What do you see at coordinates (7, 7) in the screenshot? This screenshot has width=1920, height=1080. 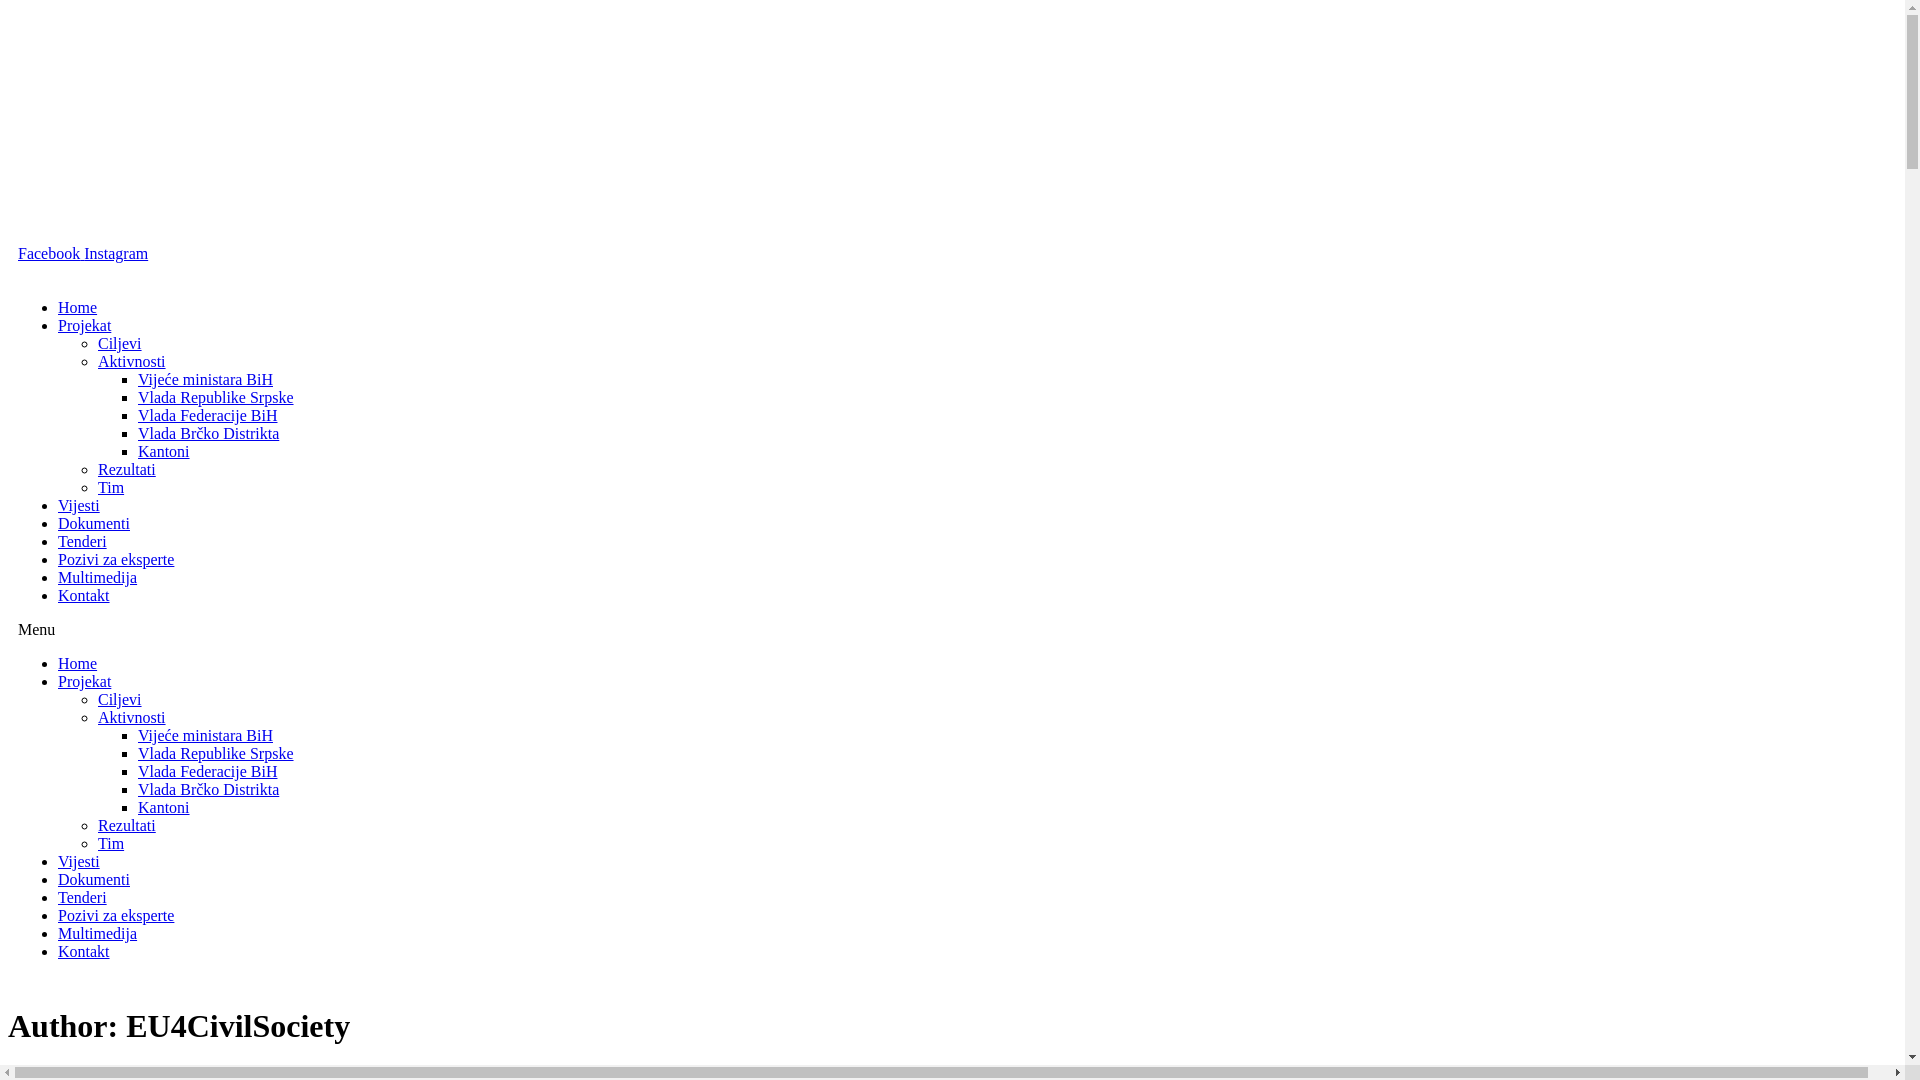 I see `'Skip to content'` at bounding box center [7, 7].